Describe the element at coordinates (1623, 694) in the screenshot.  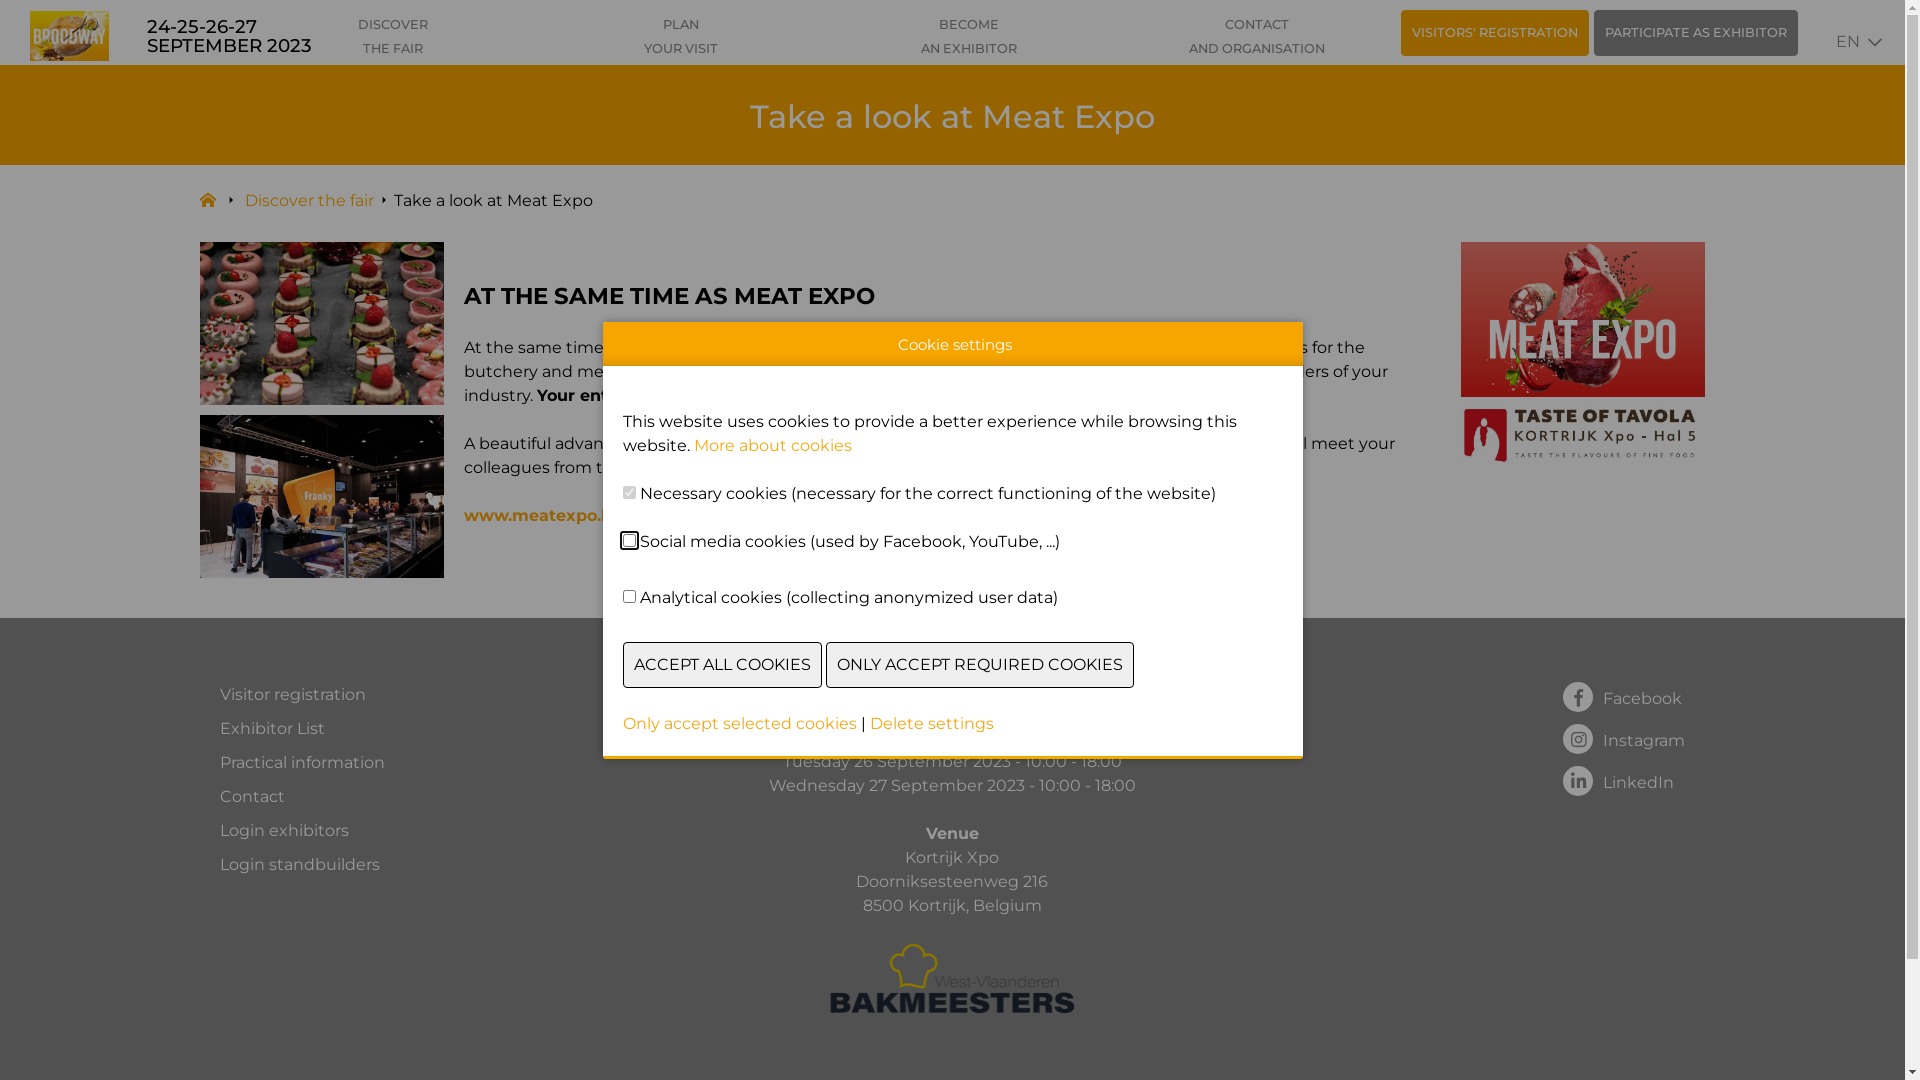
I see `'Facebook'` at that location.